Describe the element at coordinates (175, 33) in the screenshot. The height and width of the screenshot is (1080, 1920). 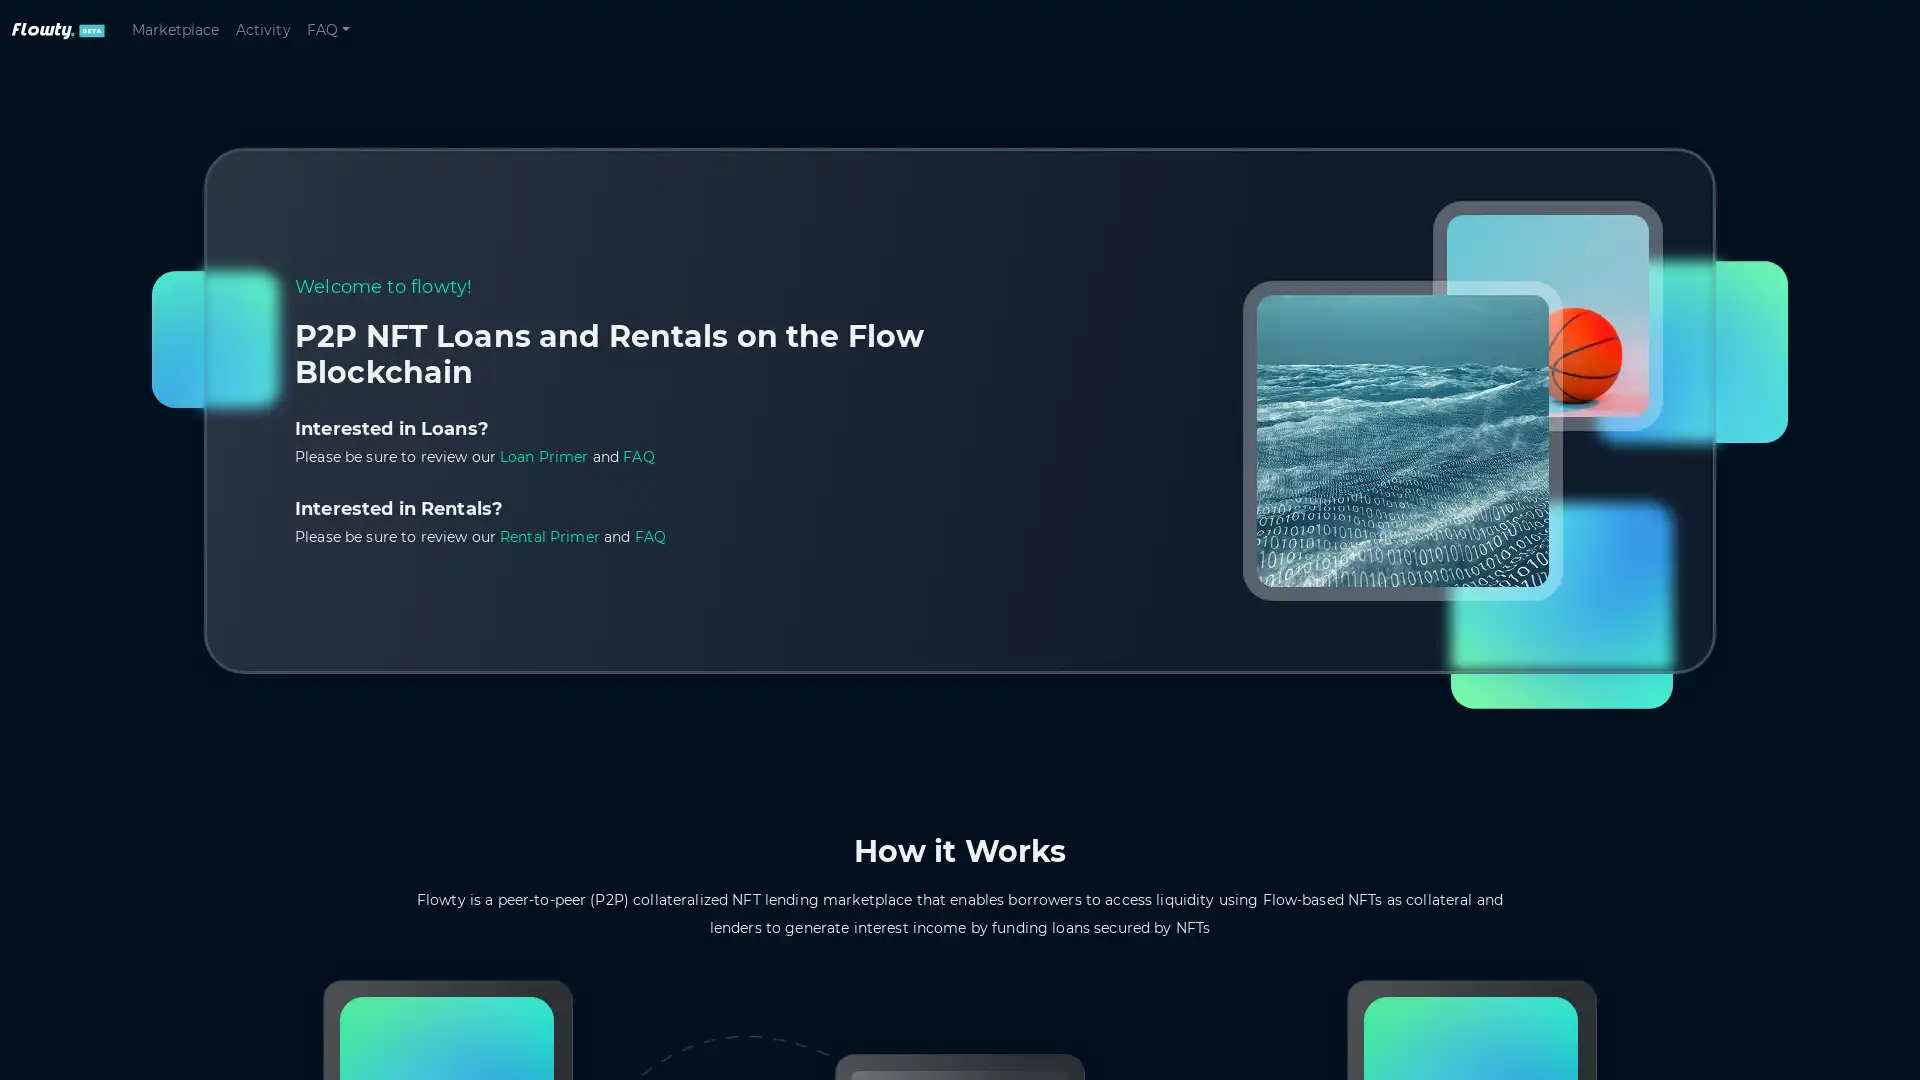
I see `Marketplace` at that location.